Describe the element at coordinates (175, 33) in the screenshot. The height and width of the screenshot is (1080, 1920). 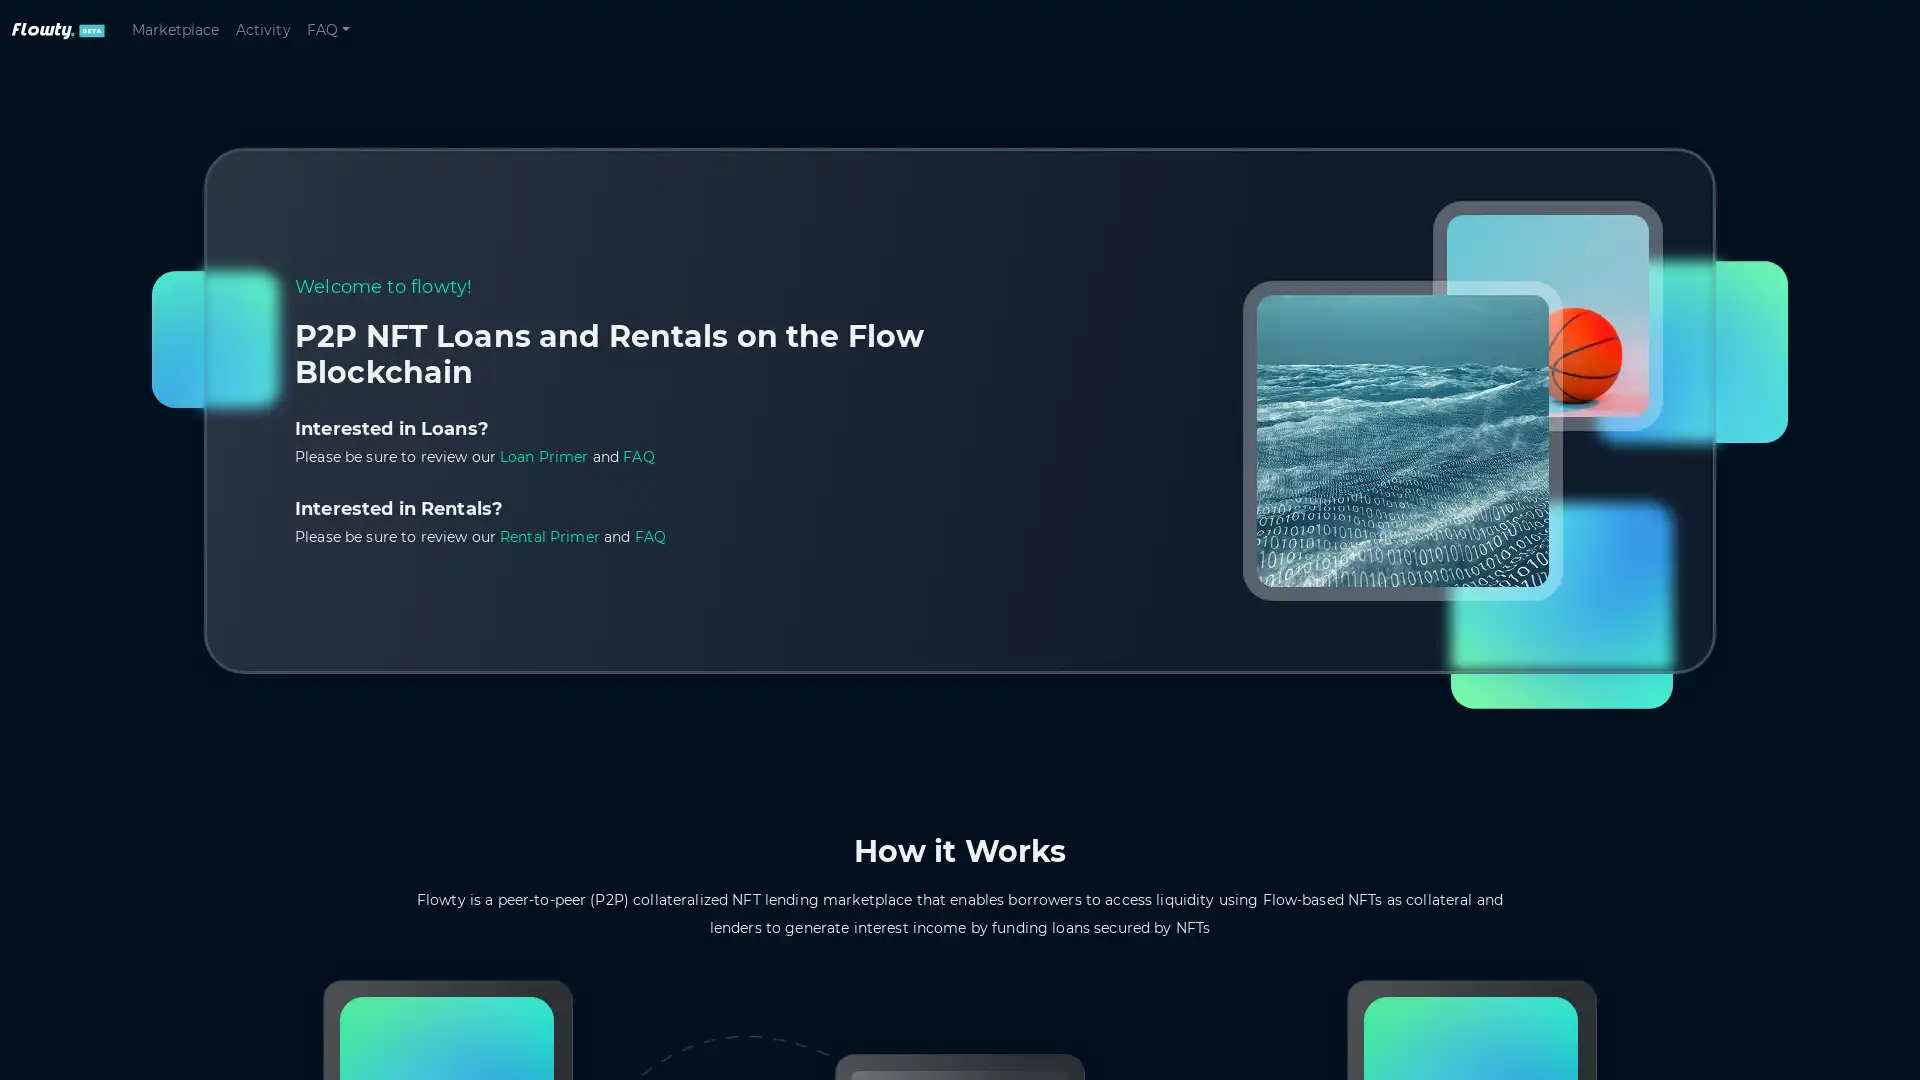
I see `Marketplace` at that location.